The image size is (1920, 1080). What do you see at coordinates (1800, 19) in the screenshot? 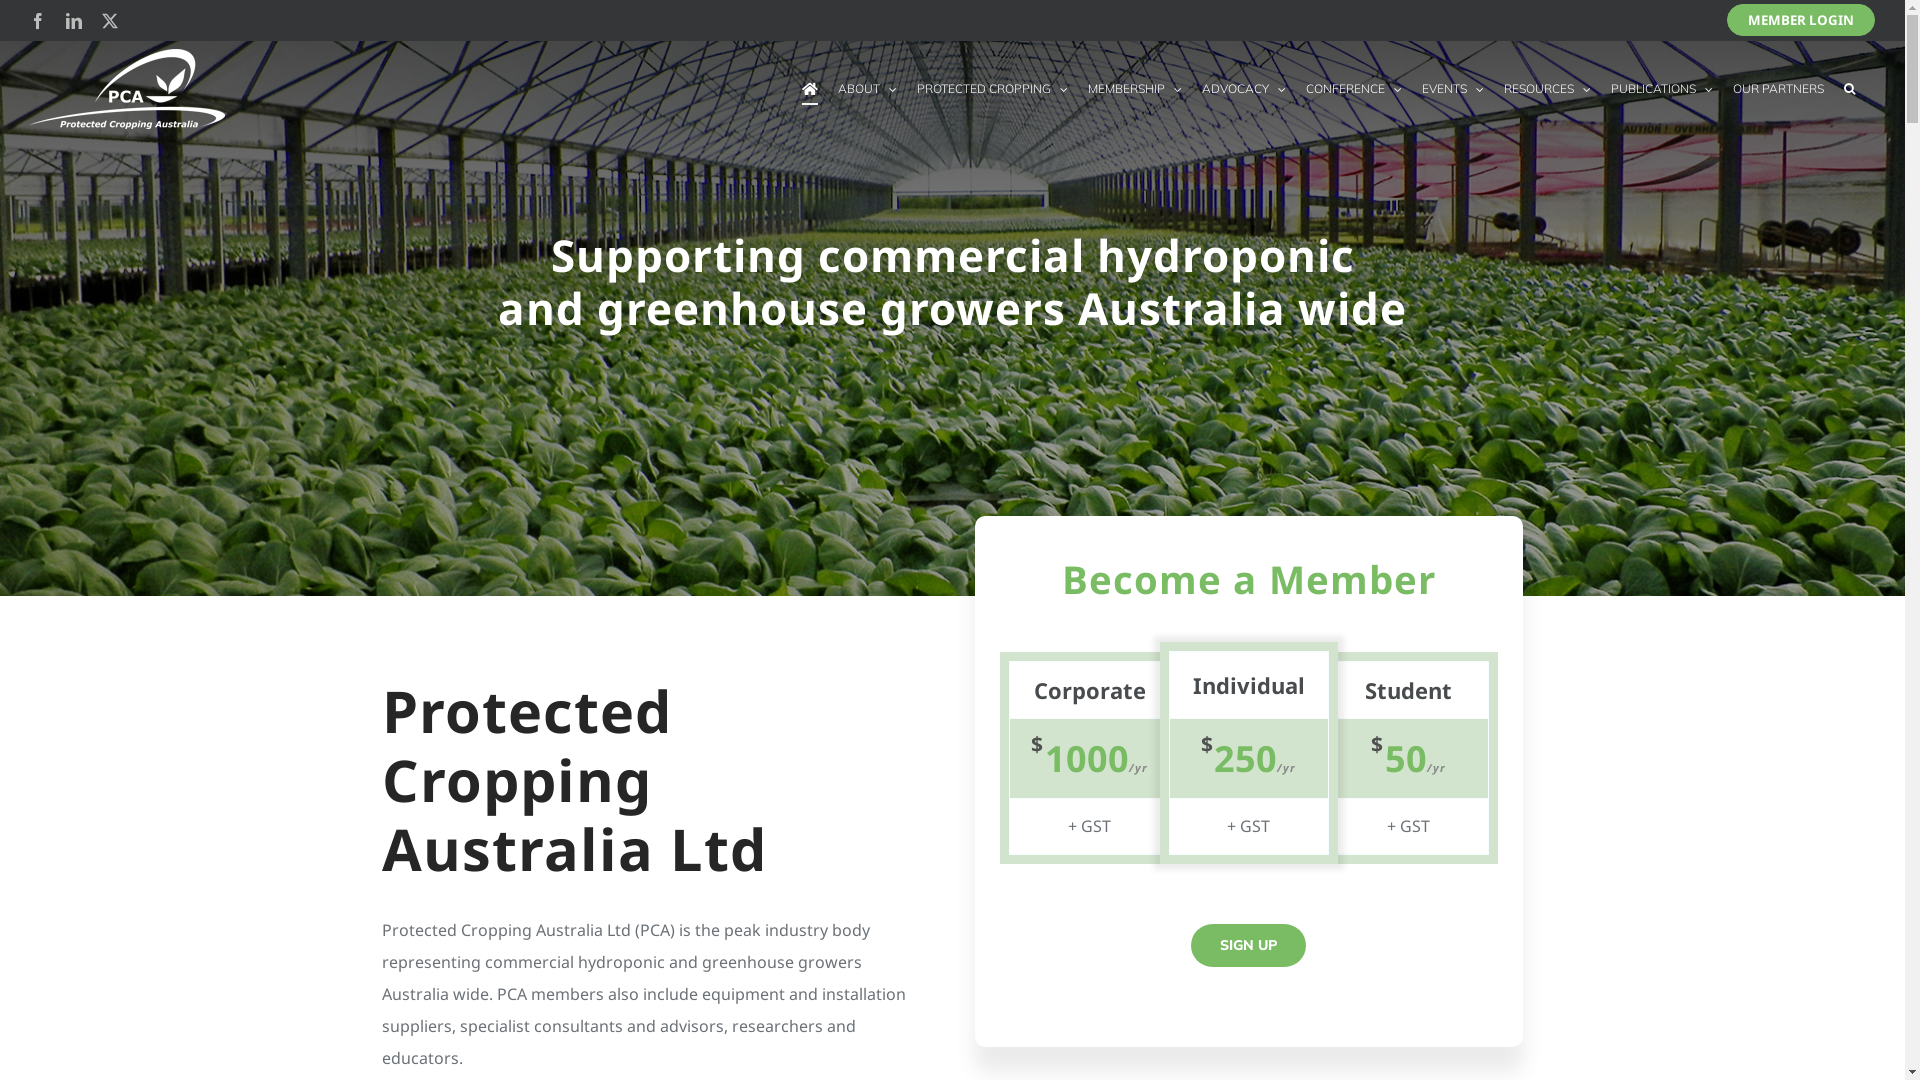
I see `'MEMBER LOGIN'` at bounding box center [1800, 19].